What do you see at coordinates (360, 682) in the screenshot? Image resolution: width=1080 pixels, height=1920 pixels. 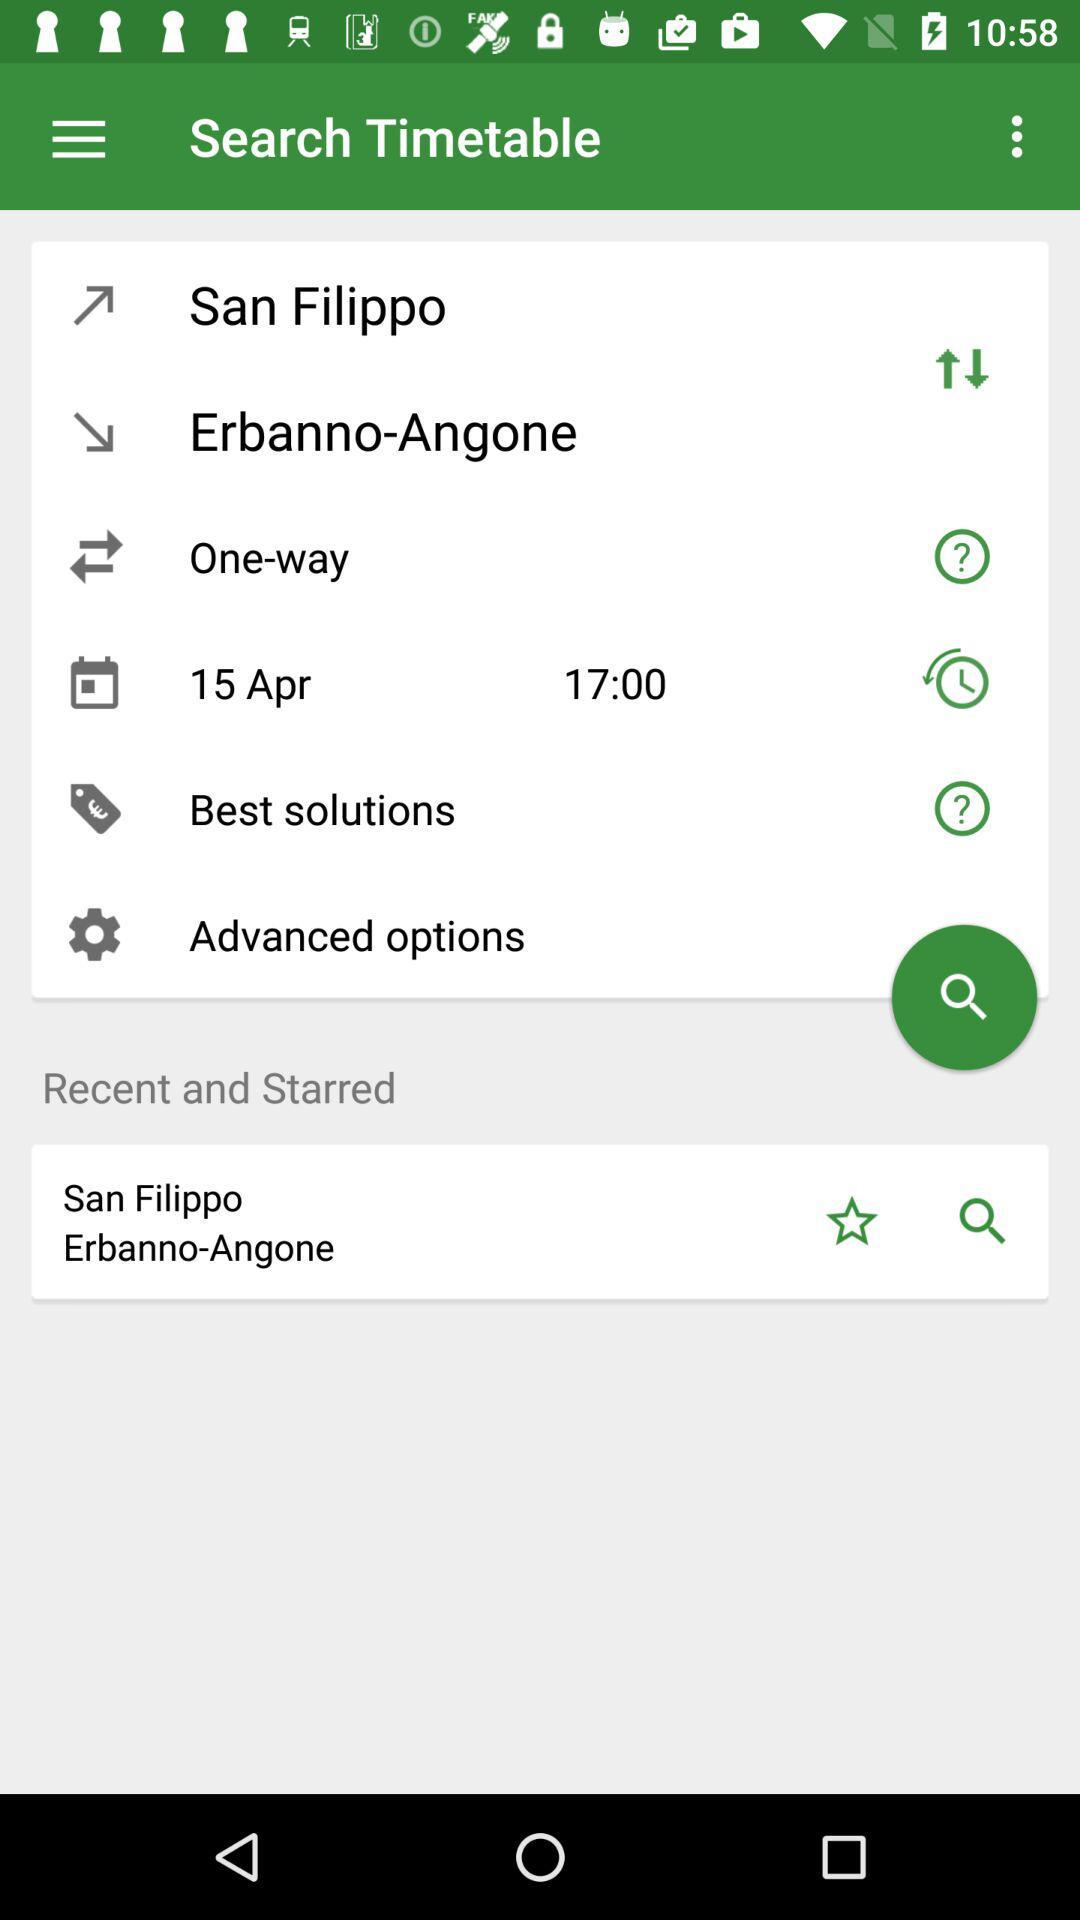 I see `the item to the left of 17:00 item` at bounding box center [360, 682].